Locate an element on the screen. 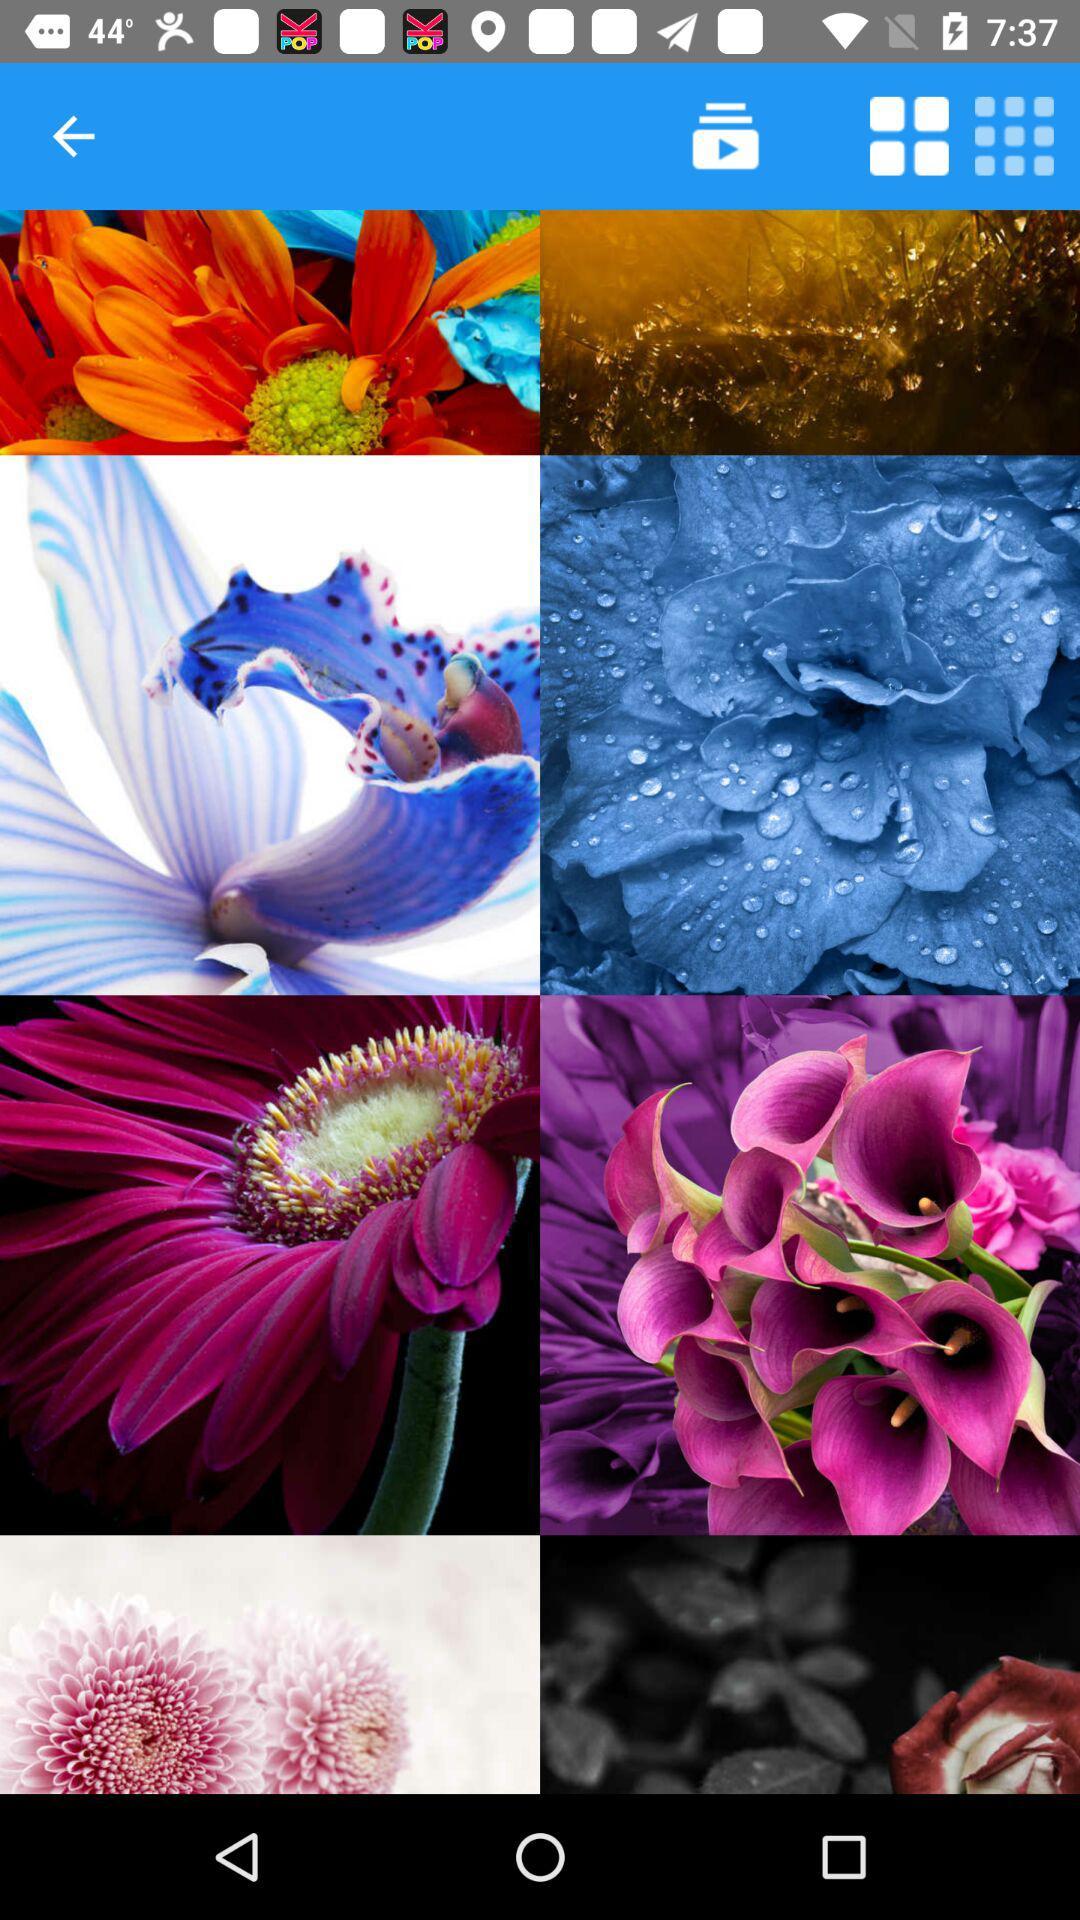  slideshow is located at coordinates (725, 135).